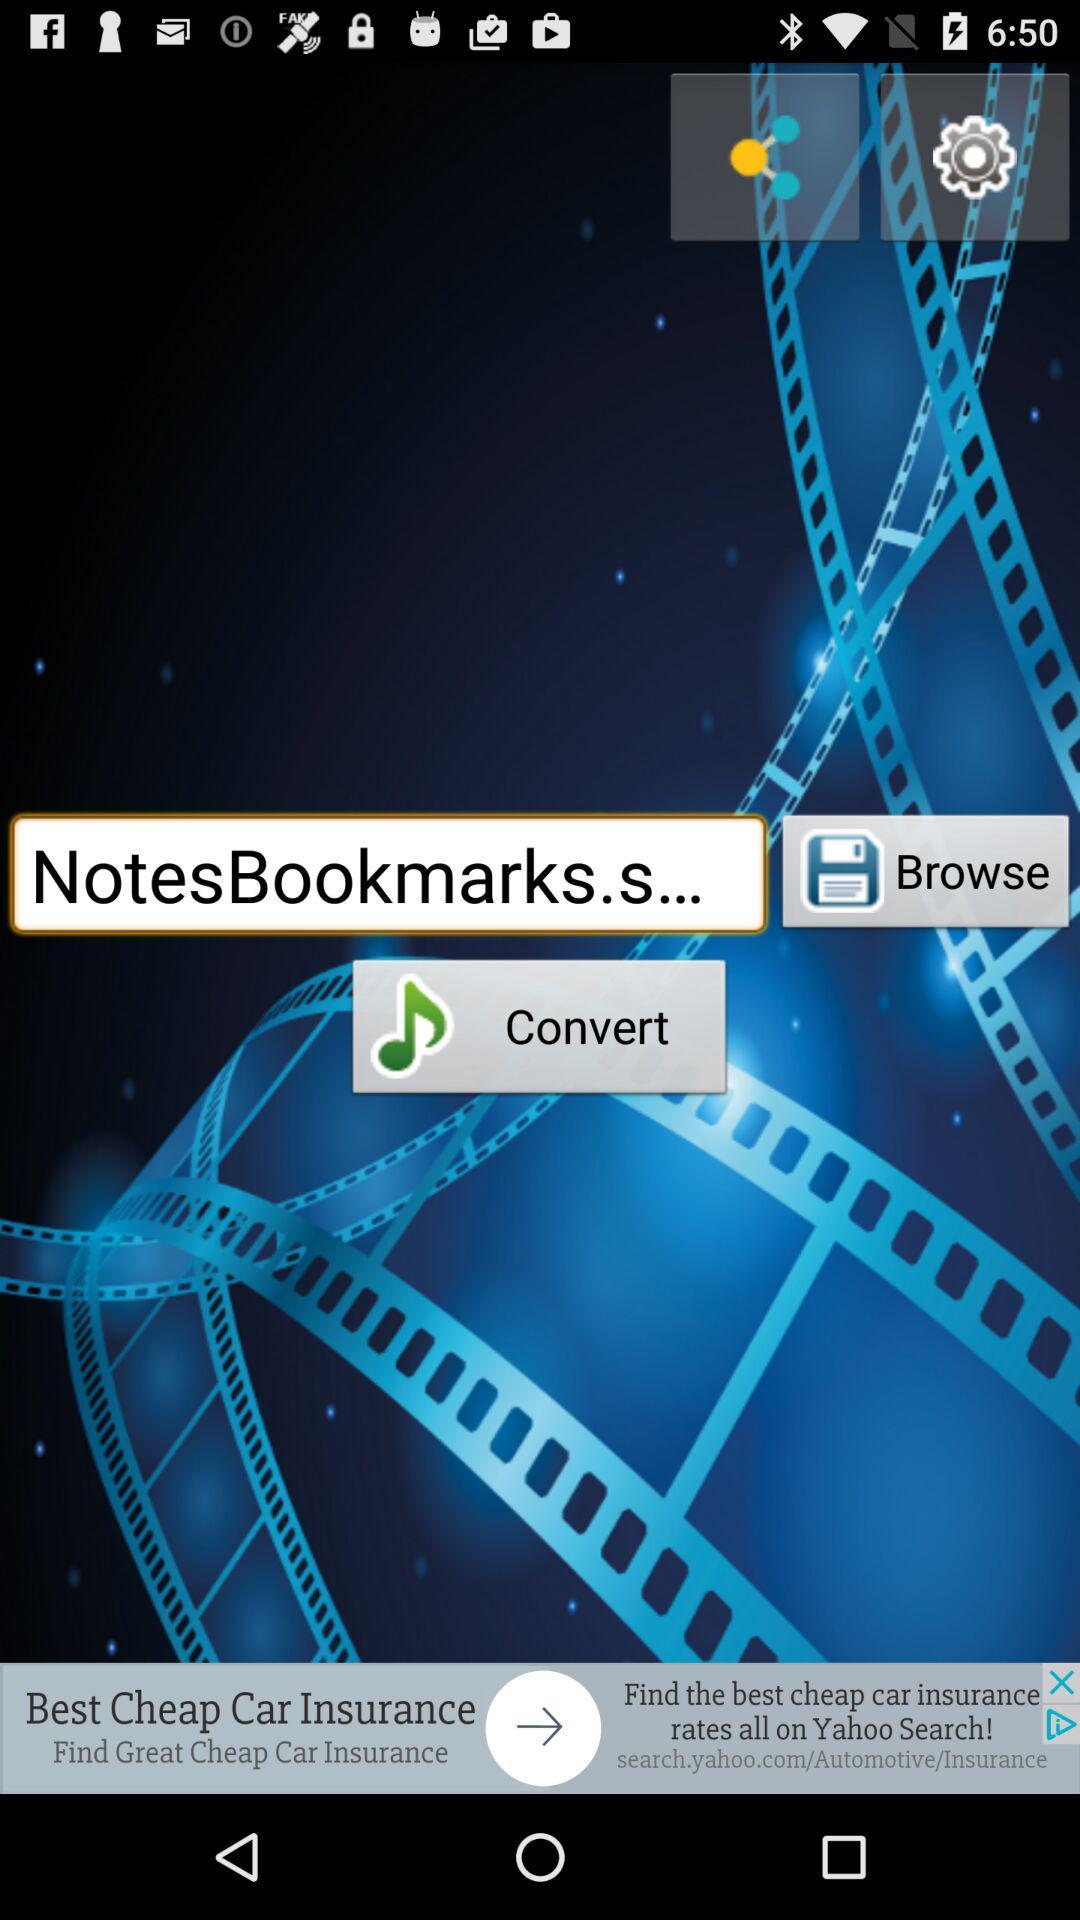 The height and width of the screenshot is (1920, 1080). Describe the element at coordinates (764, 156) in the screenshot. I see `share the file` at that location.